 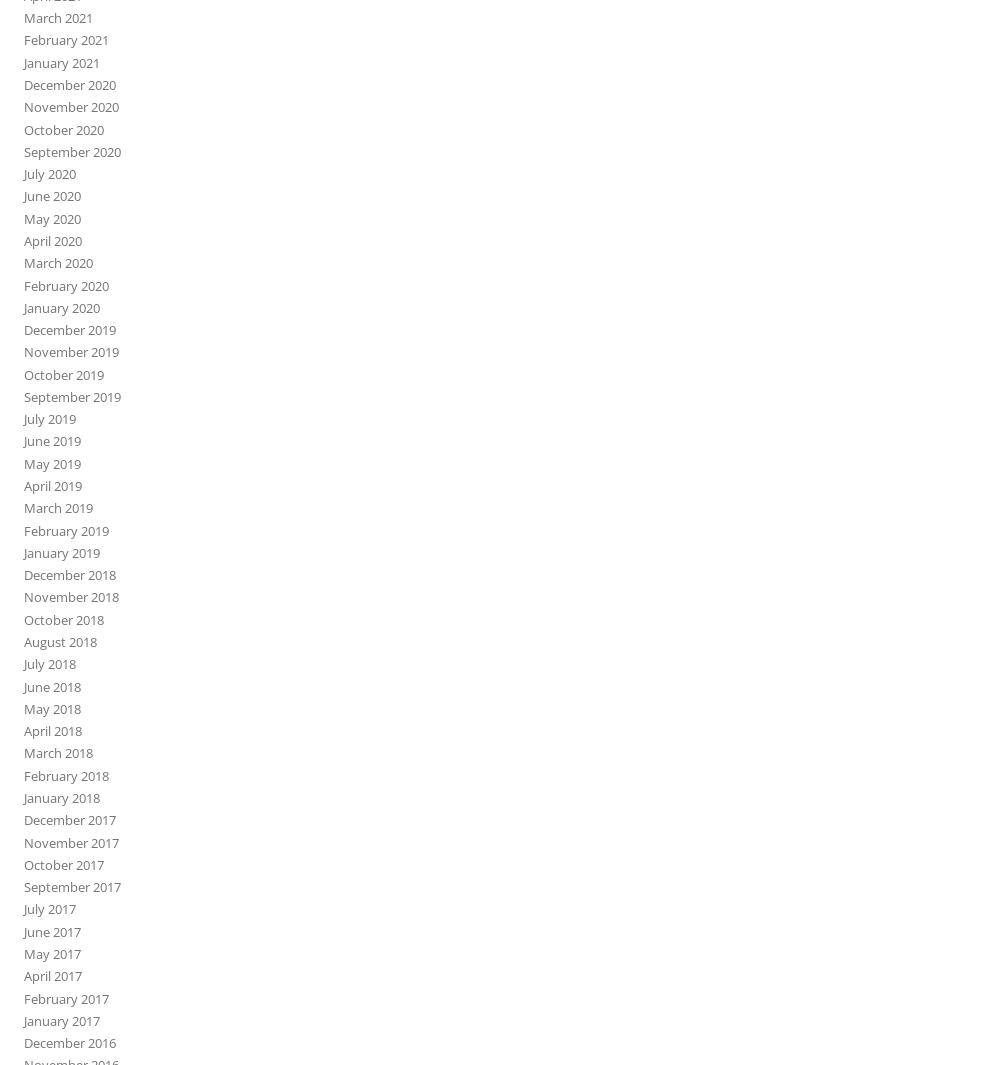 I want to click on 'August 2018', so click(x=60, y=641).